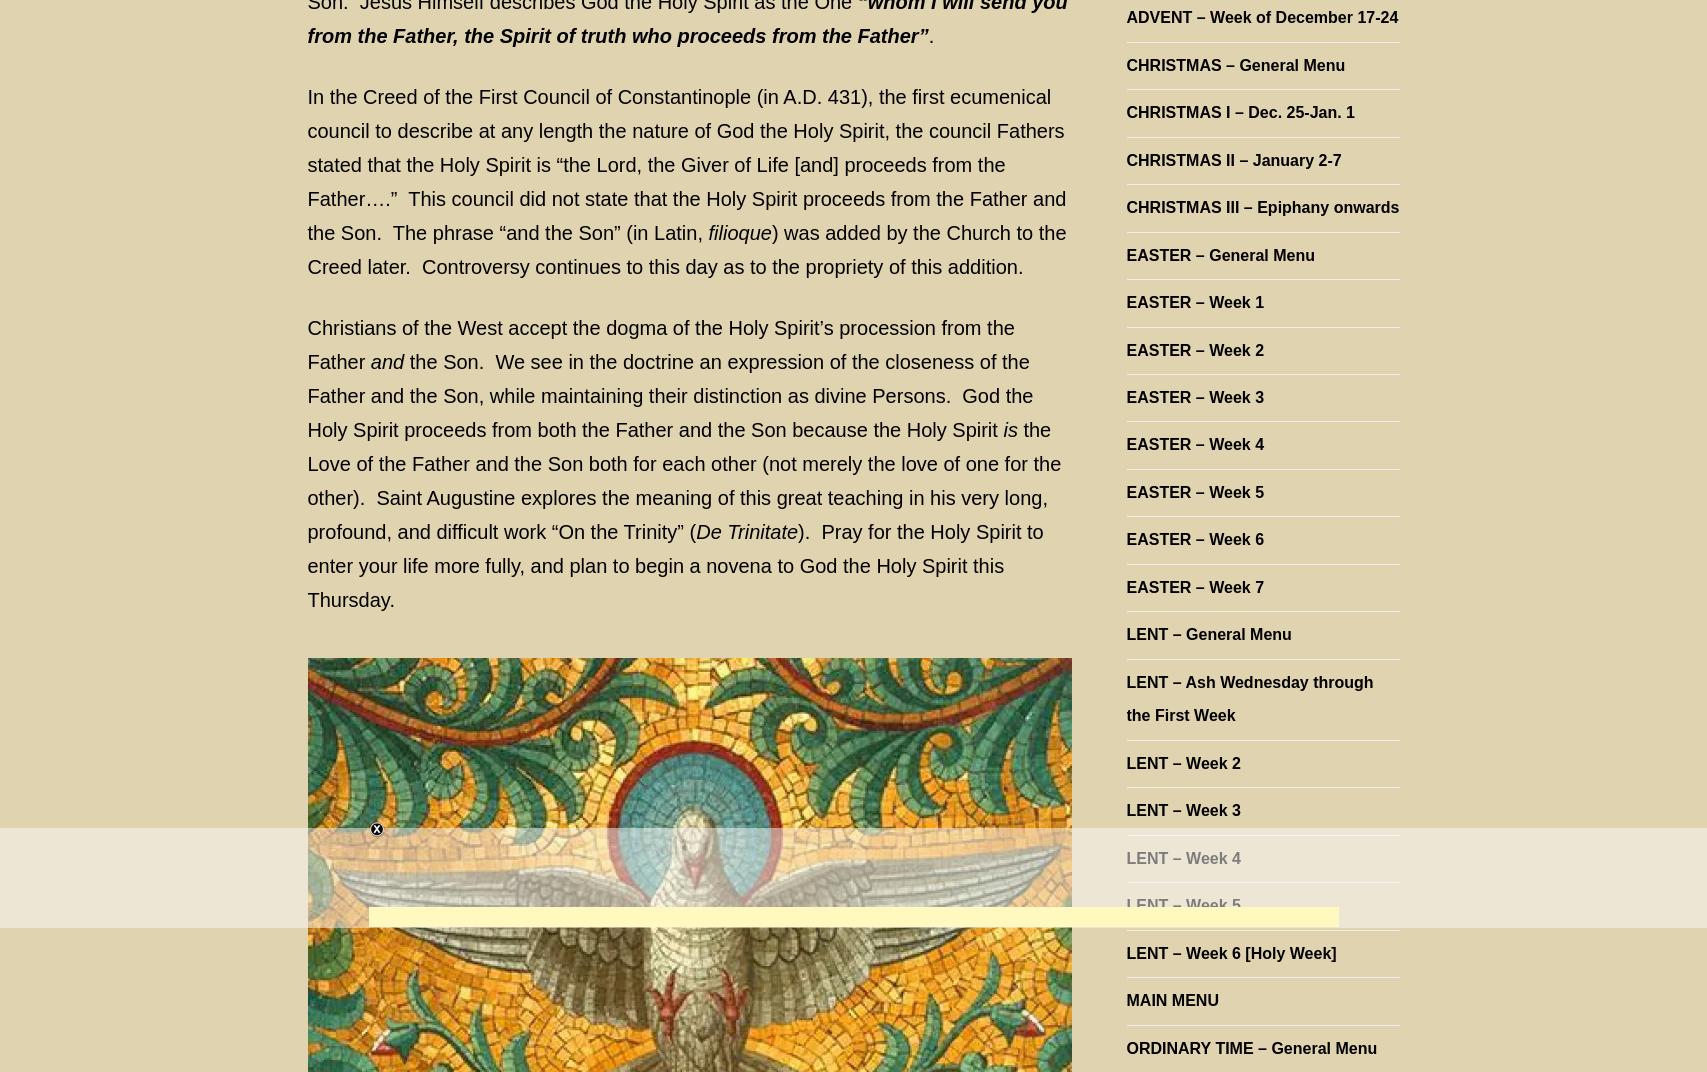 Image resolution: width=1707 pixels, height=1072 pixels. I want to click on 'LENT – Week 2', so click(1181, 762).